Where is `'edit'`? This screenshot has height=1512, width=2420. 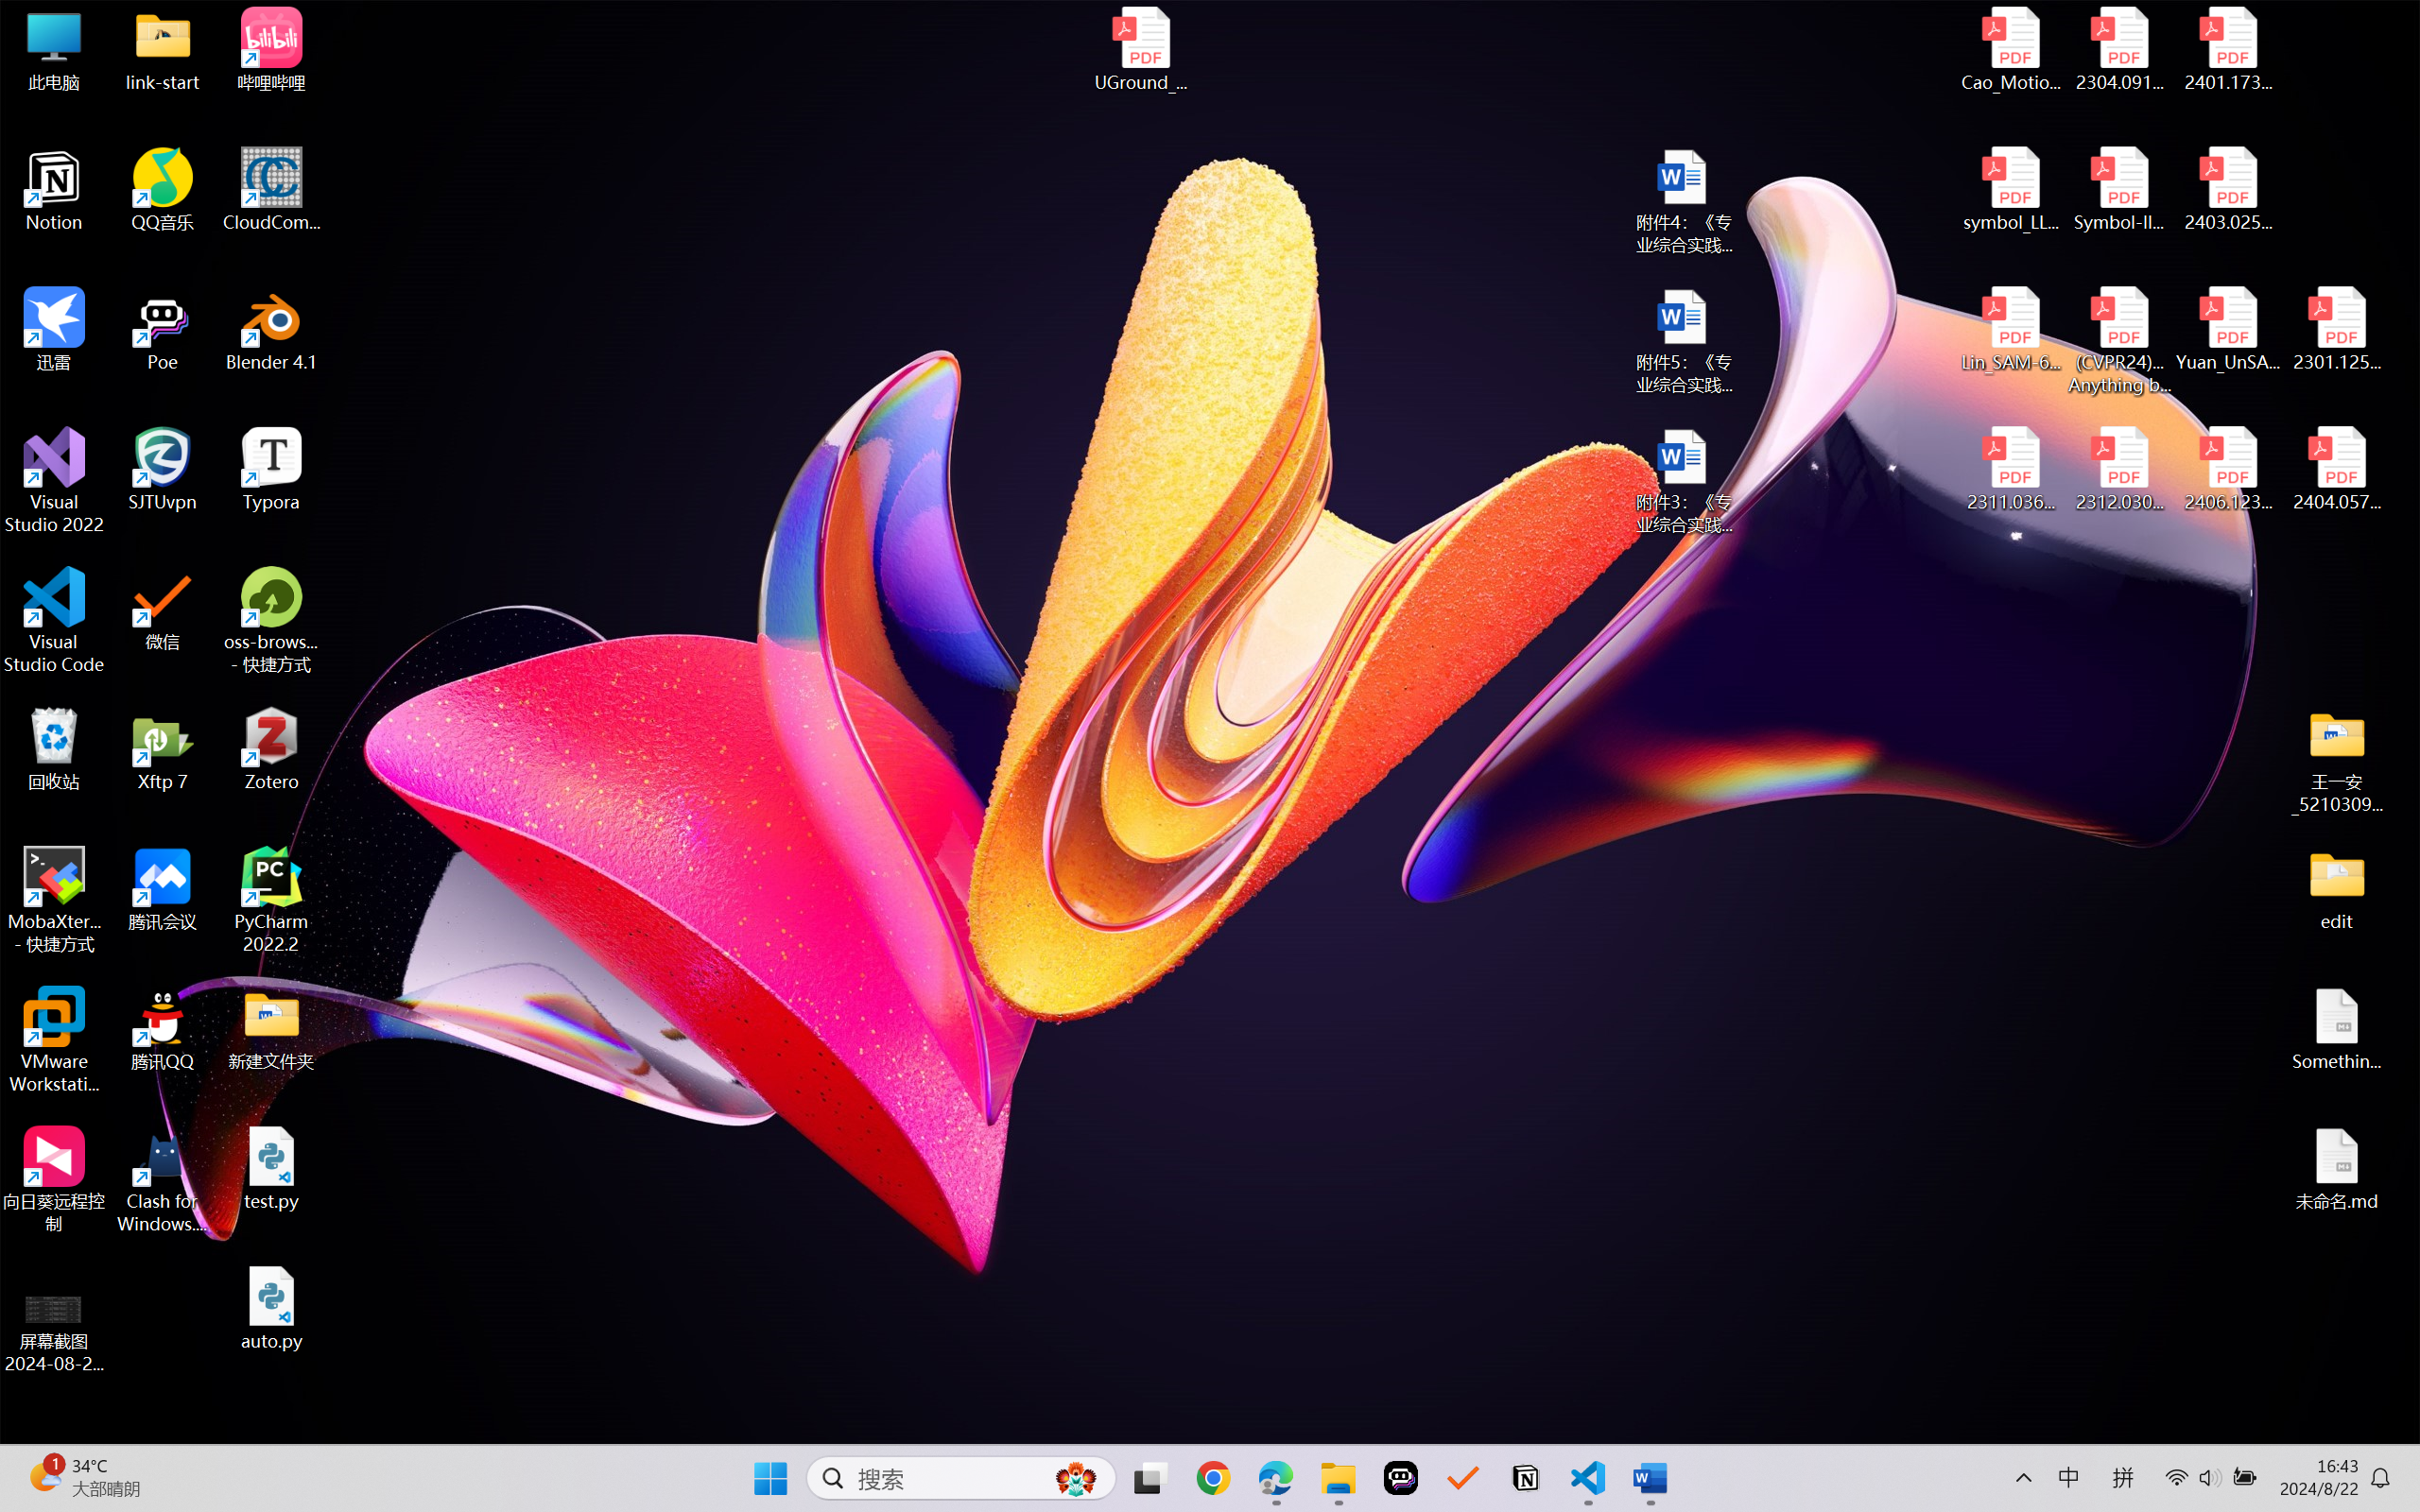
'edit' is located at coordinates (2335, 887).